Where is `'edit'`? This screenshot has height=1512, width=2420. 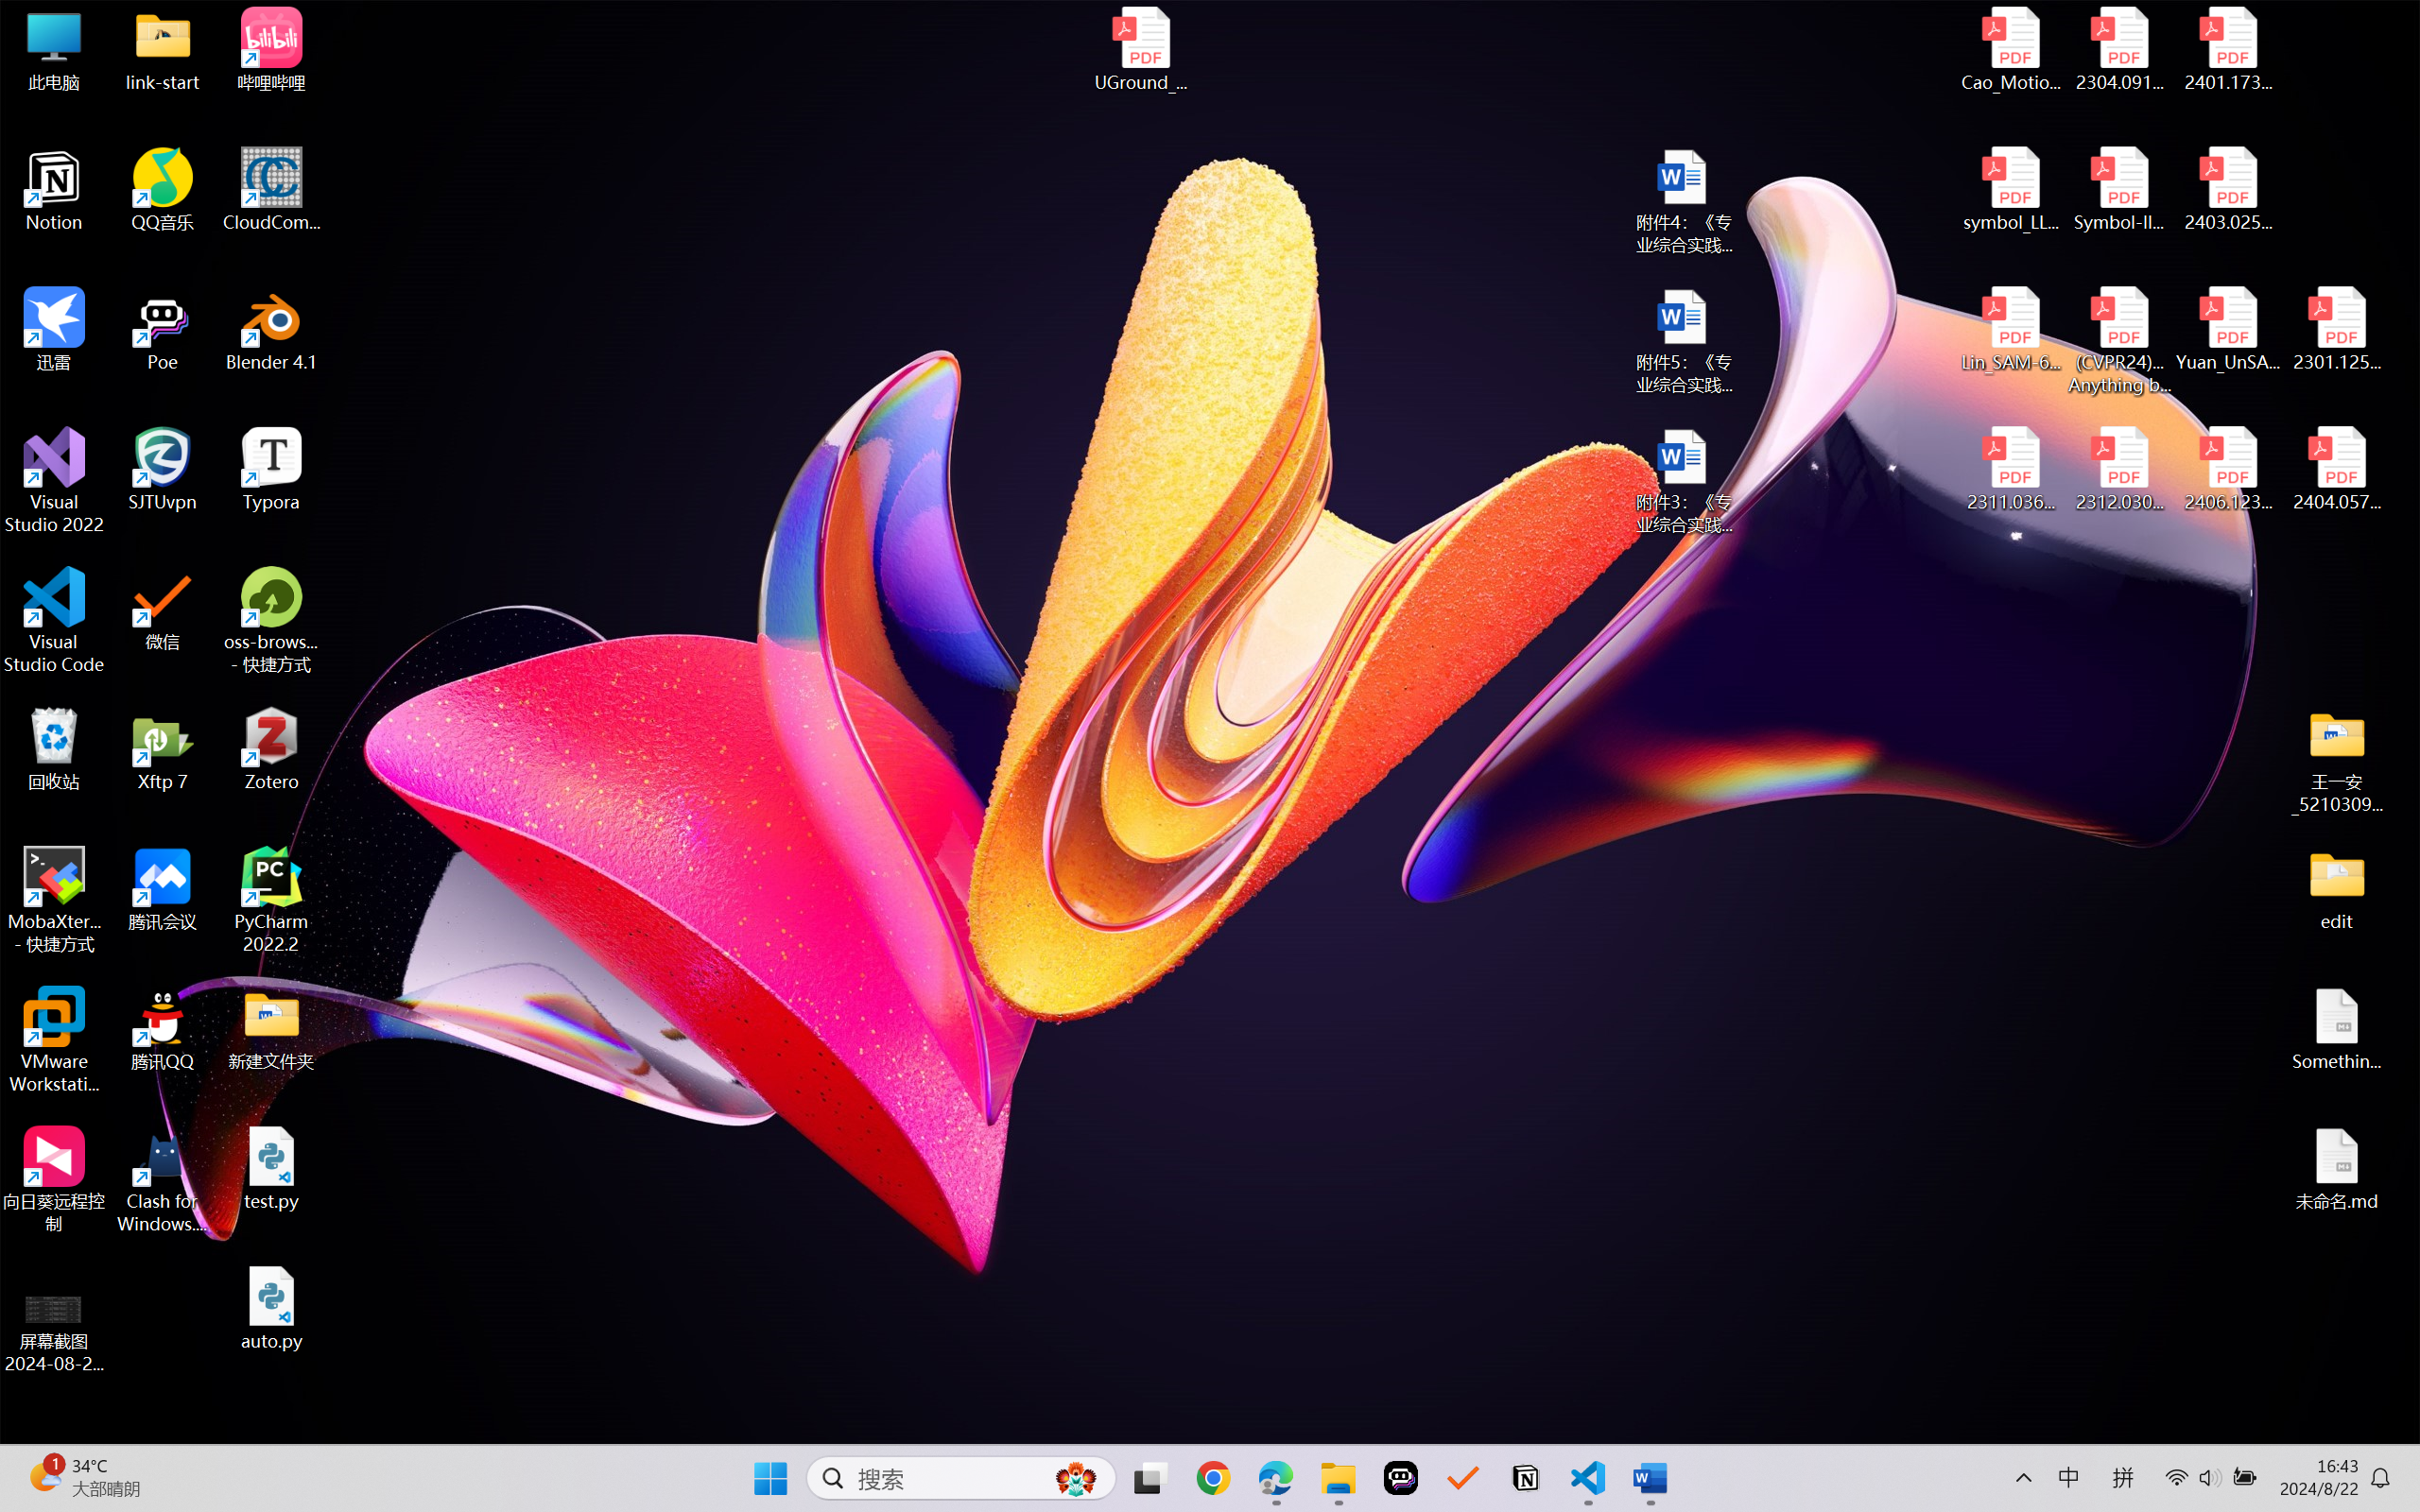
'edit' is located at coordinates (2335, 887).